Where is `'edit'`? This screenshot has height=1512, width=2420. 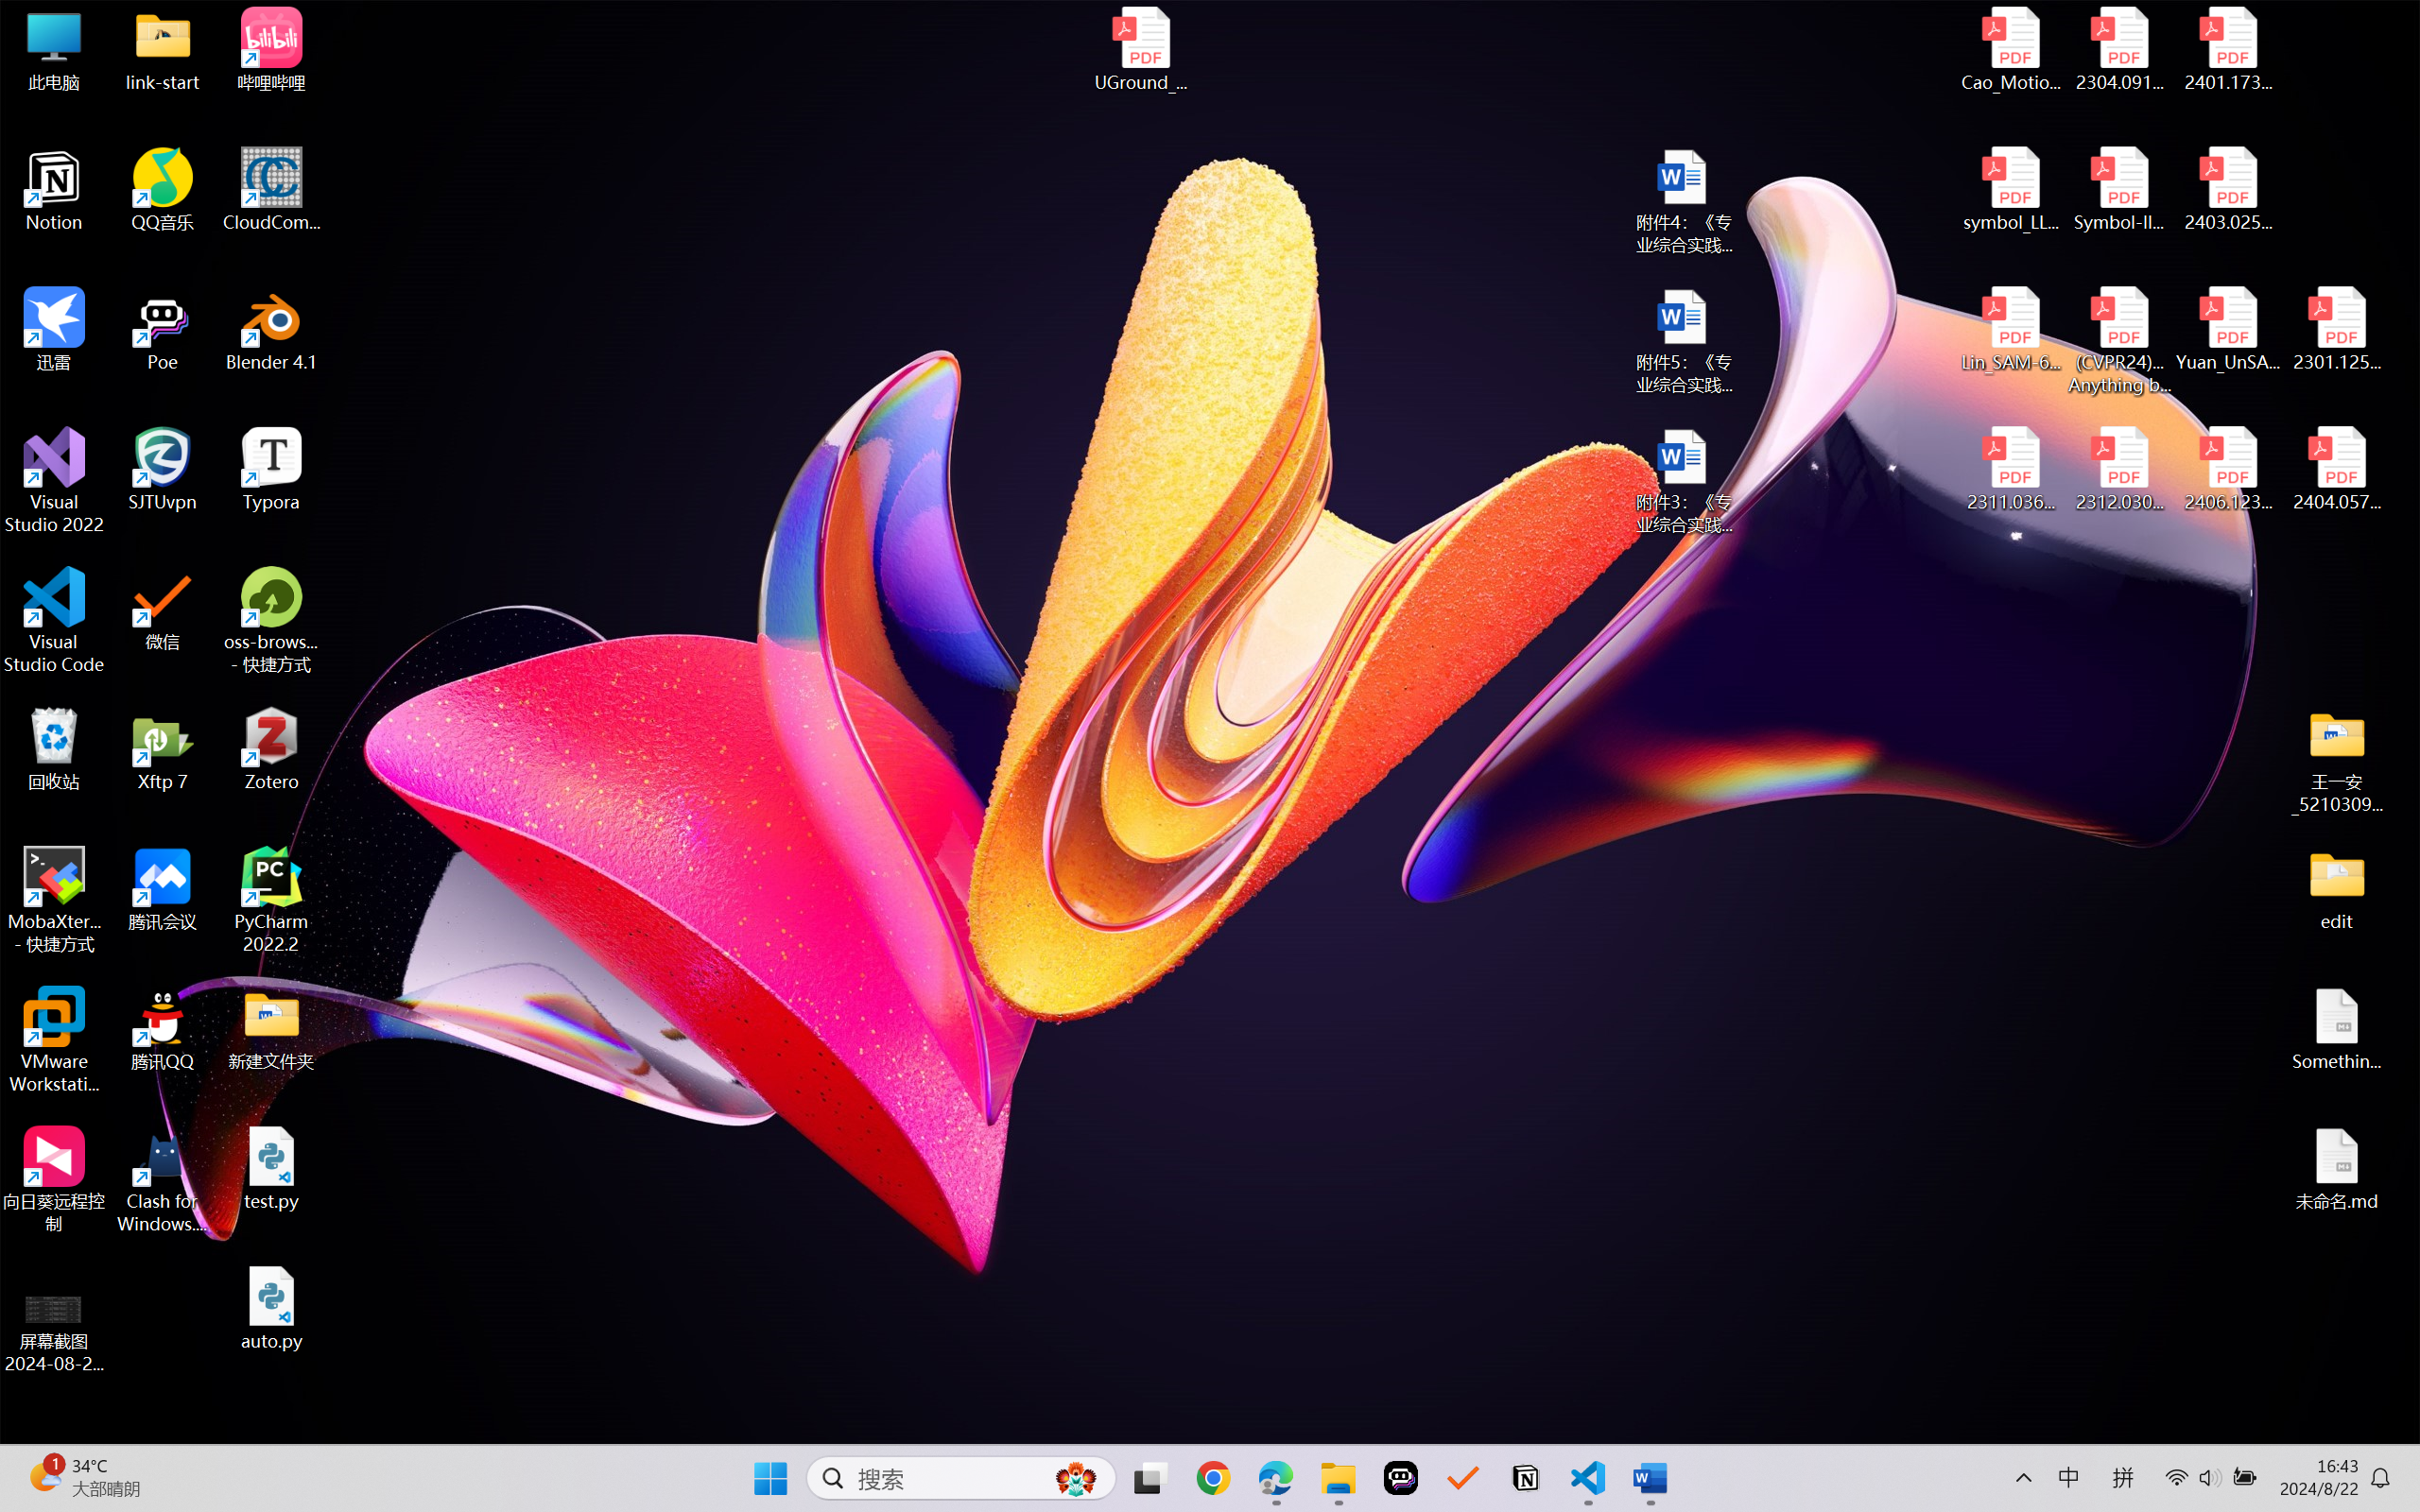
'edit' is located at coordinates (2335, 887).